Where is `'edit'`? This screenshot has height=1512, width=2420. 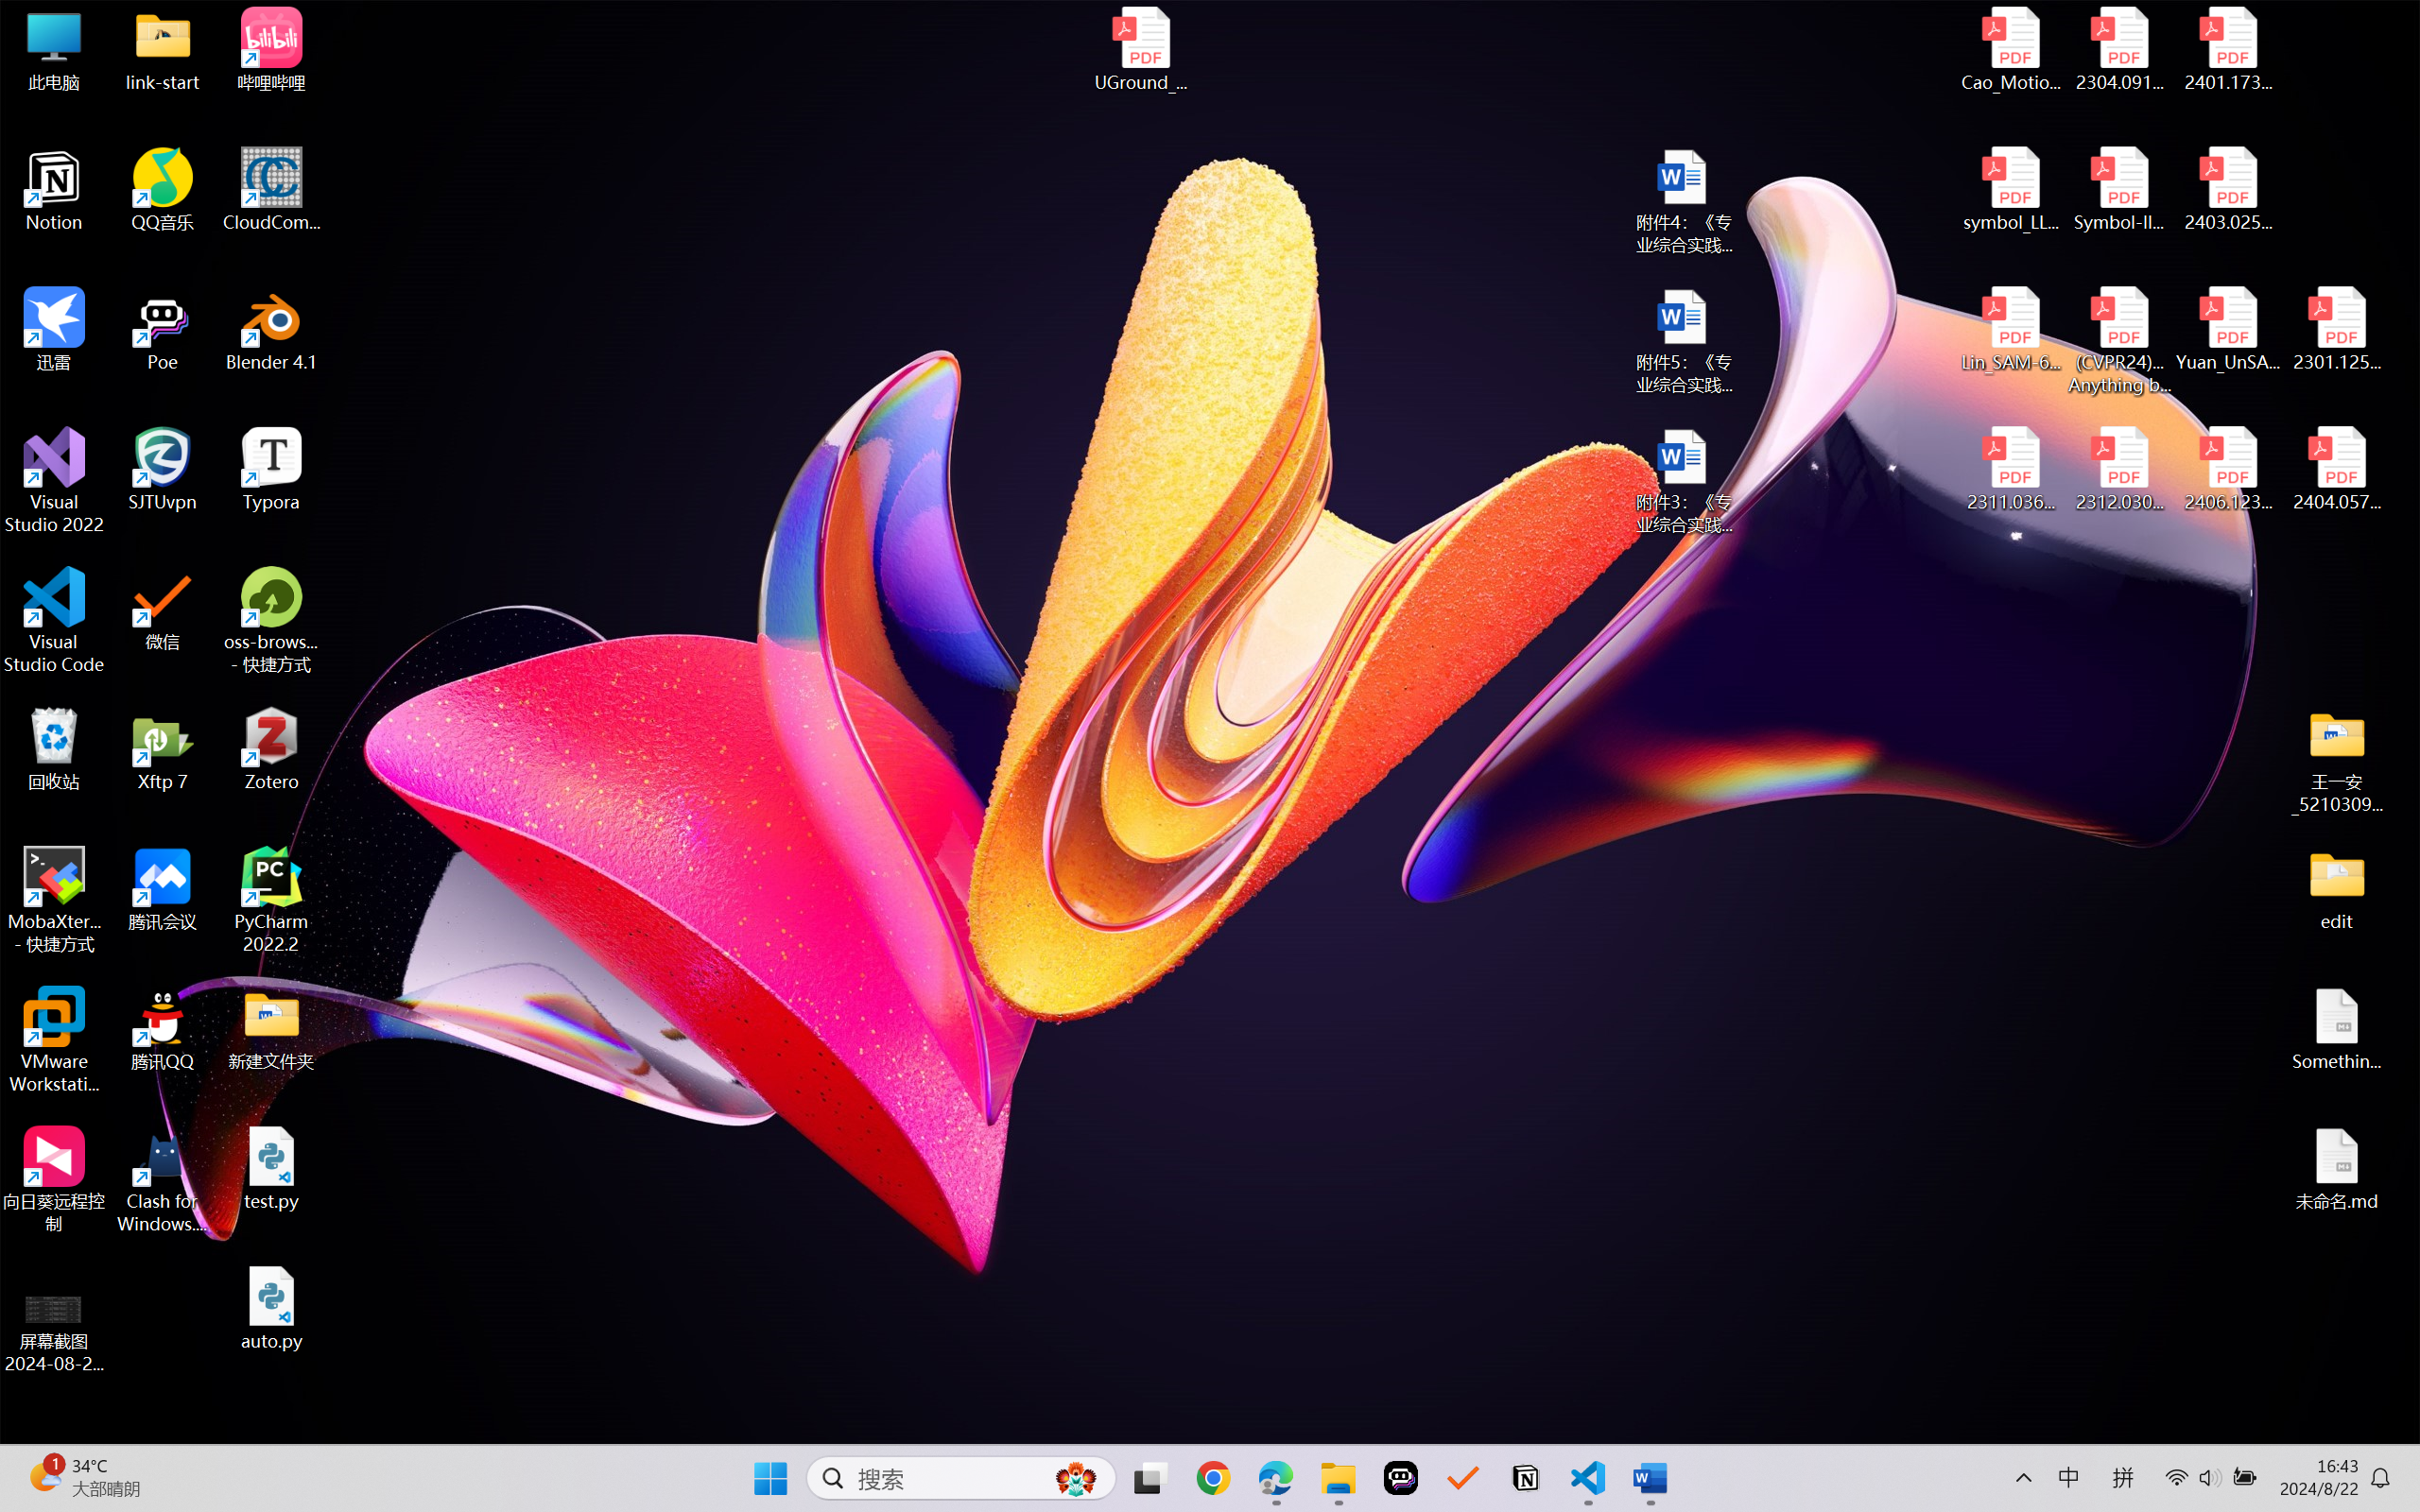
'edit' is located at coordinates (2335, 887).